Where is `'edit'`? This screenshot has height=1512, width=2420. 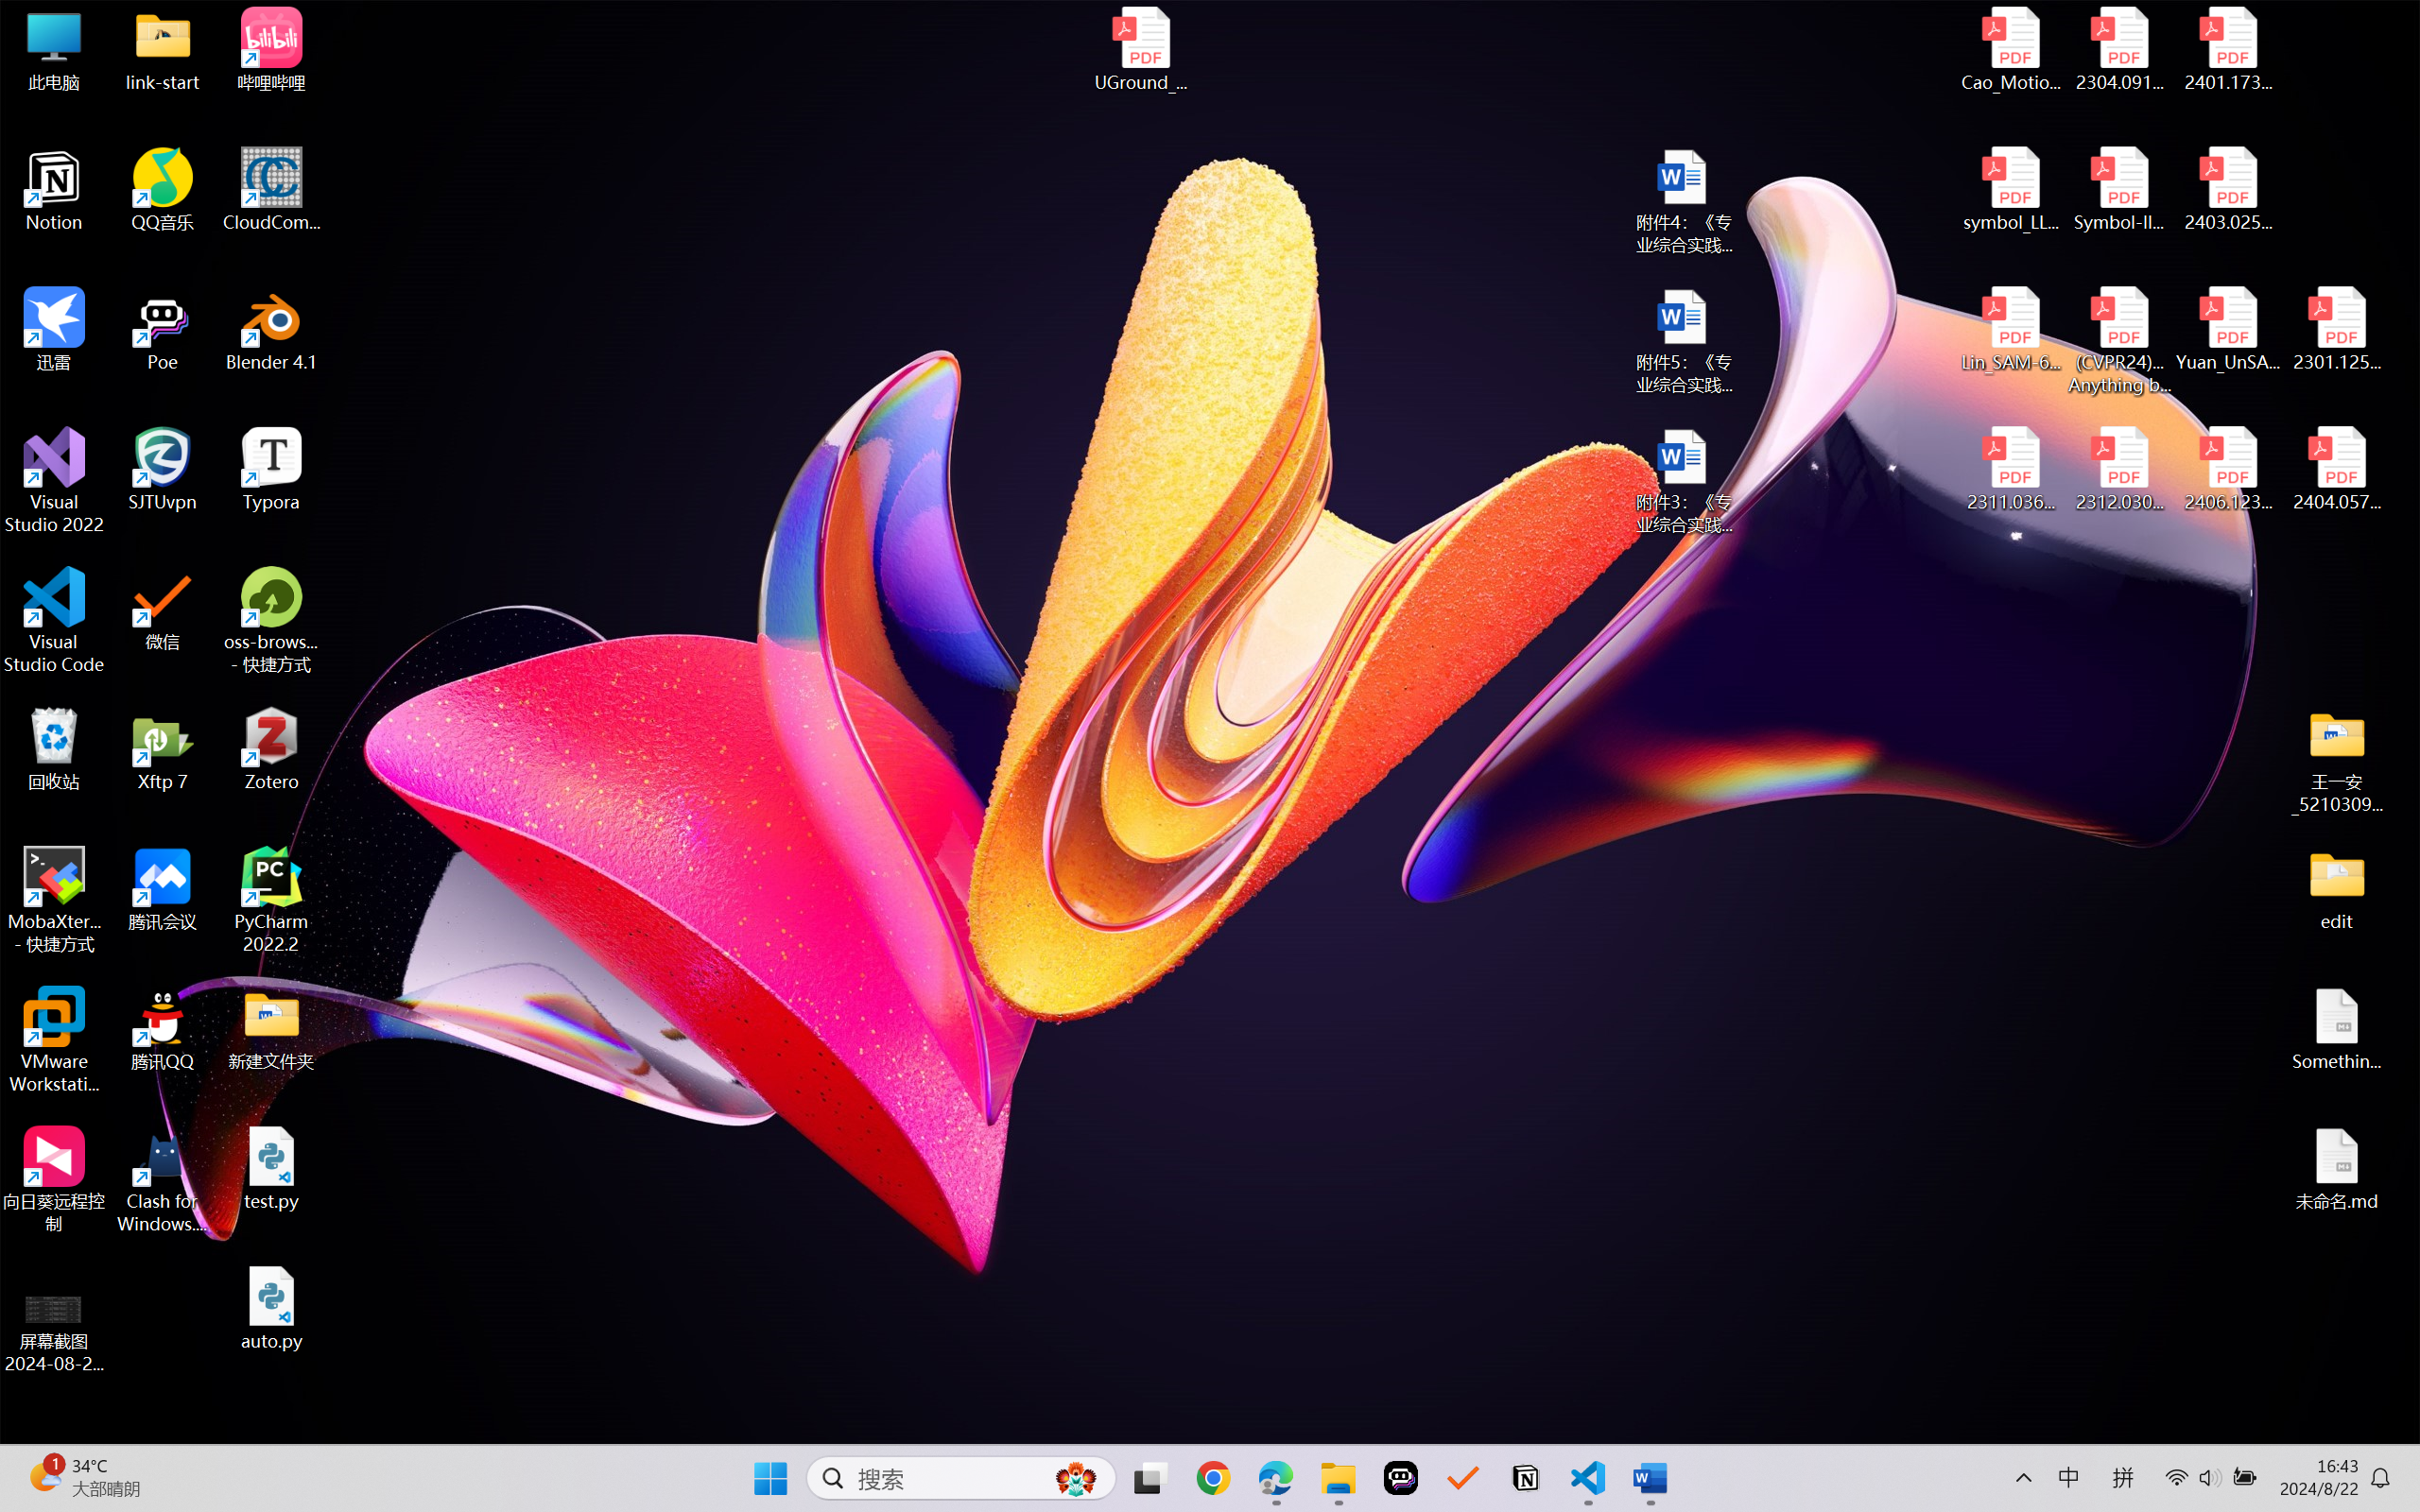
'edit' is located at coordinates (2335, 887).